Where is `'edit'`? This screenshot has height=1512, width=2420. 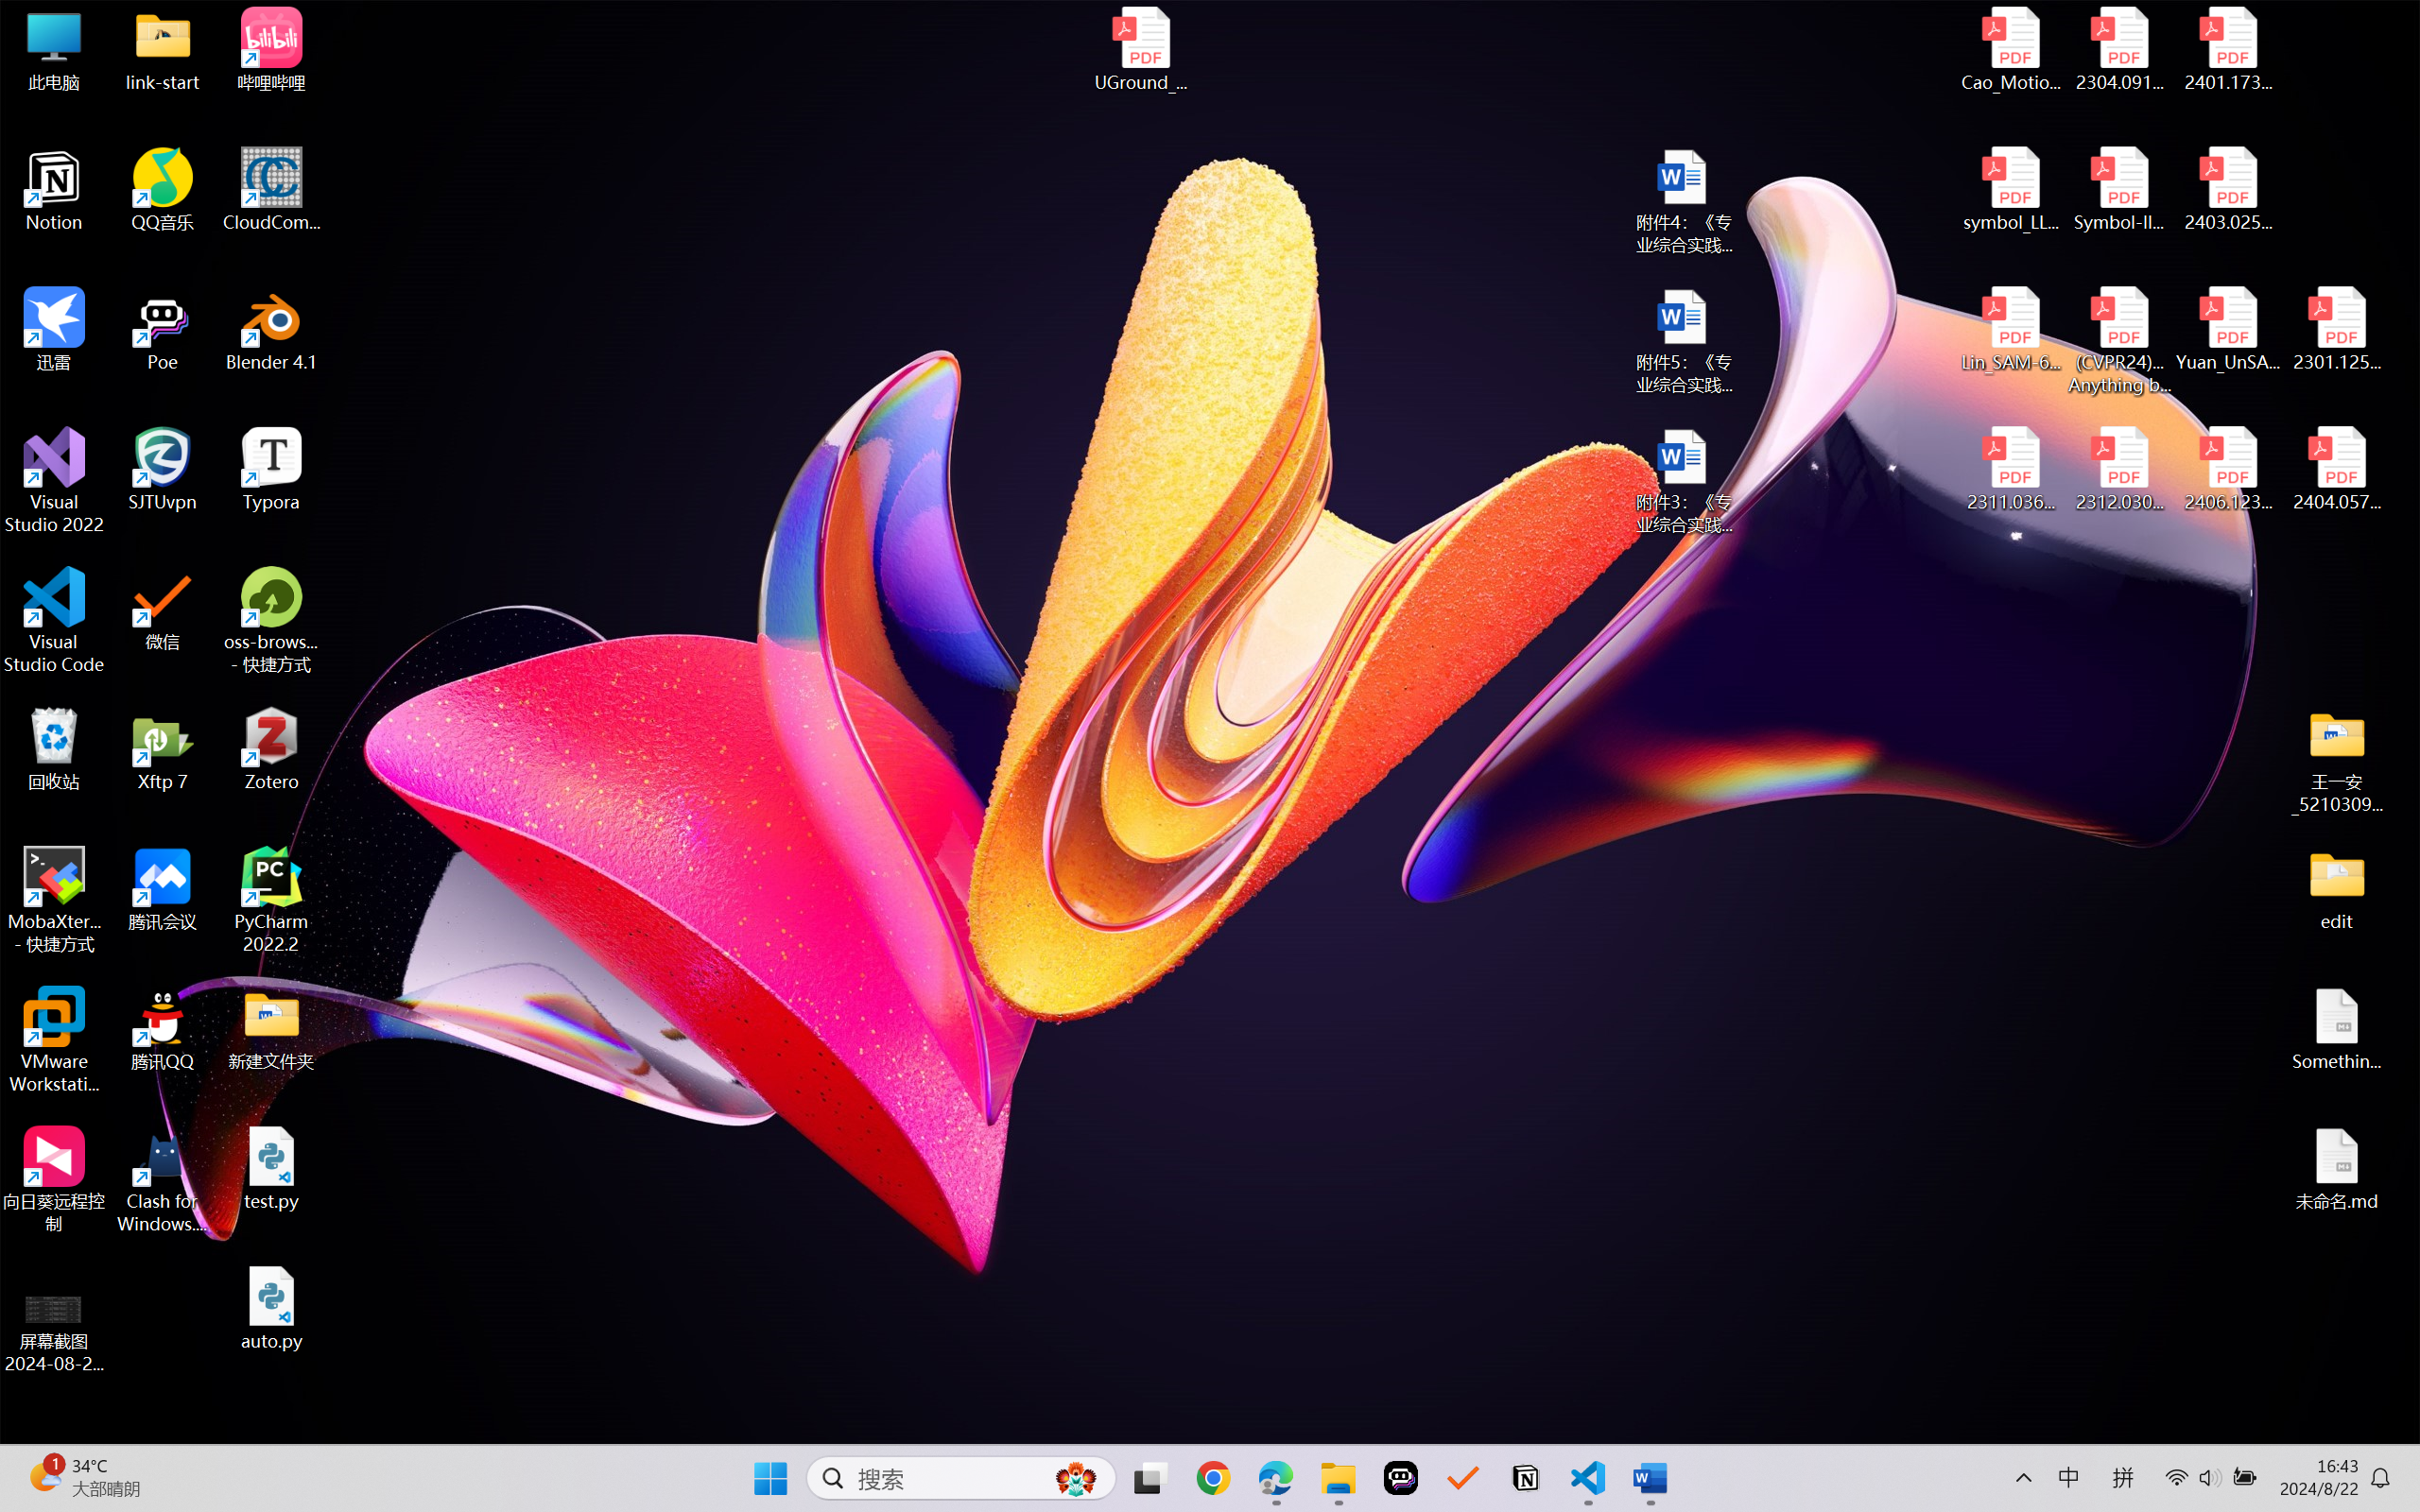
'edit' is located at coordinates (2335, 887).